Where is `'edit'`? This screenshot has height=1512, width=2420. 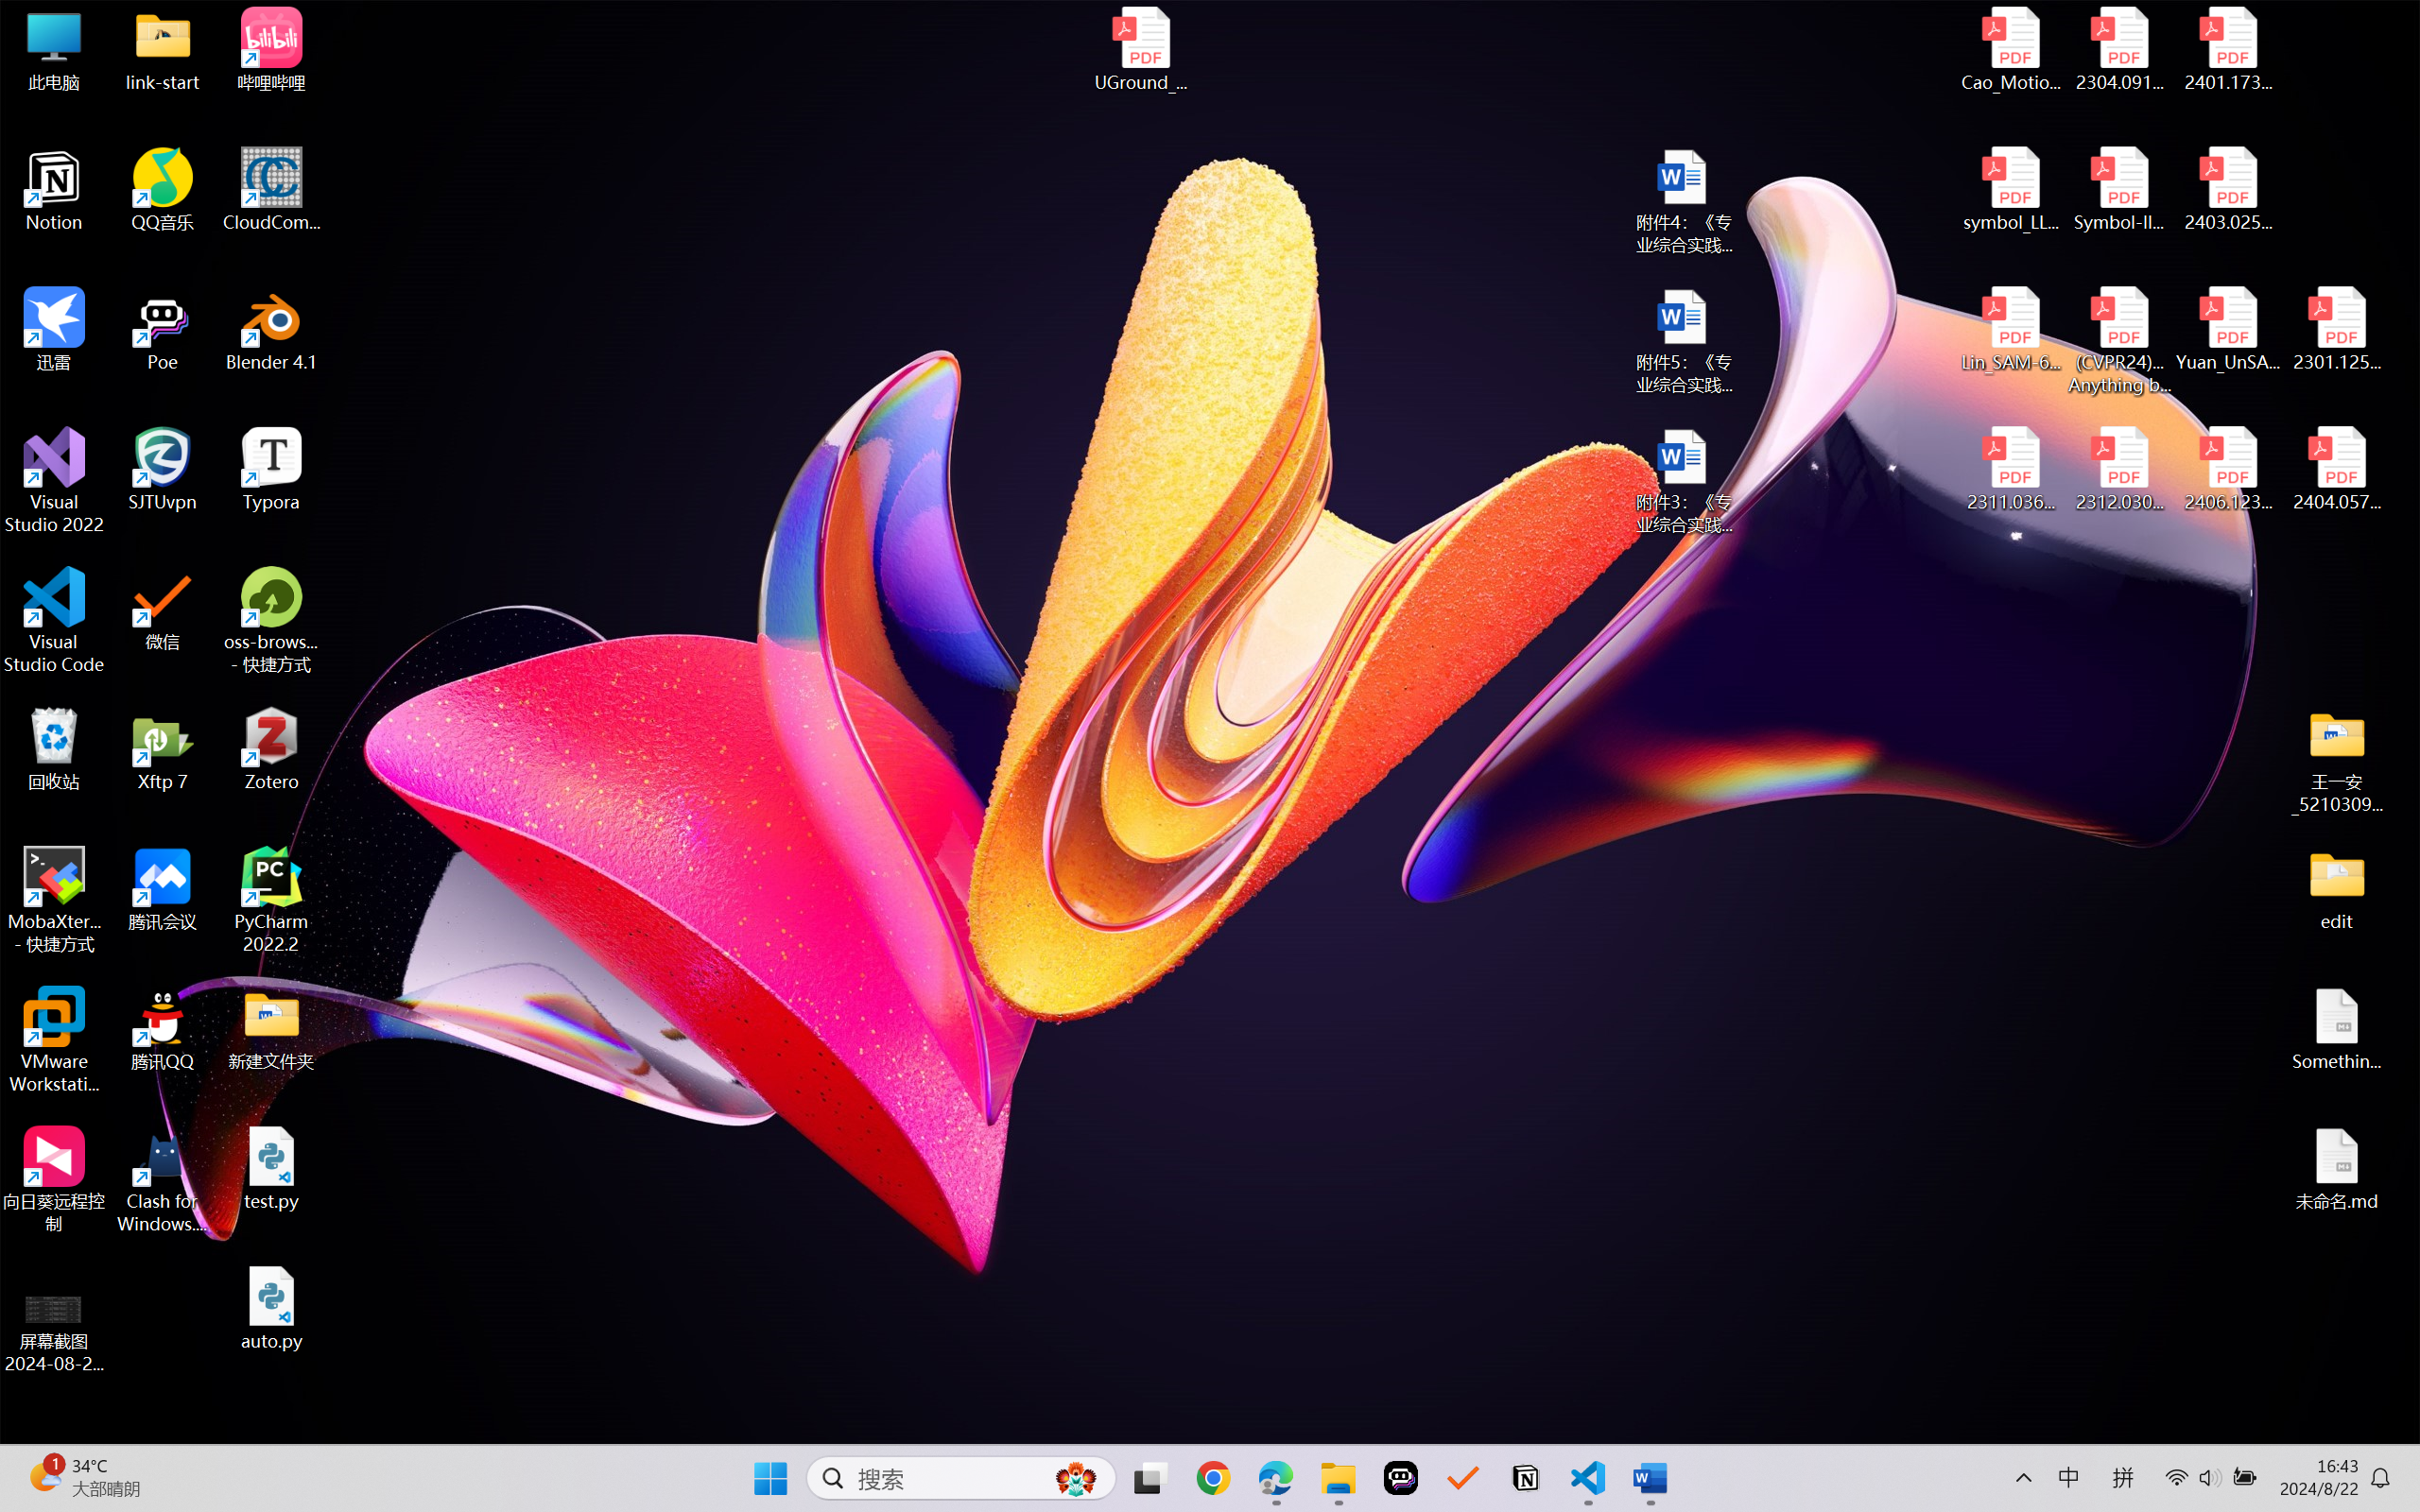
'edit' is located at coordinates (2335, 887).